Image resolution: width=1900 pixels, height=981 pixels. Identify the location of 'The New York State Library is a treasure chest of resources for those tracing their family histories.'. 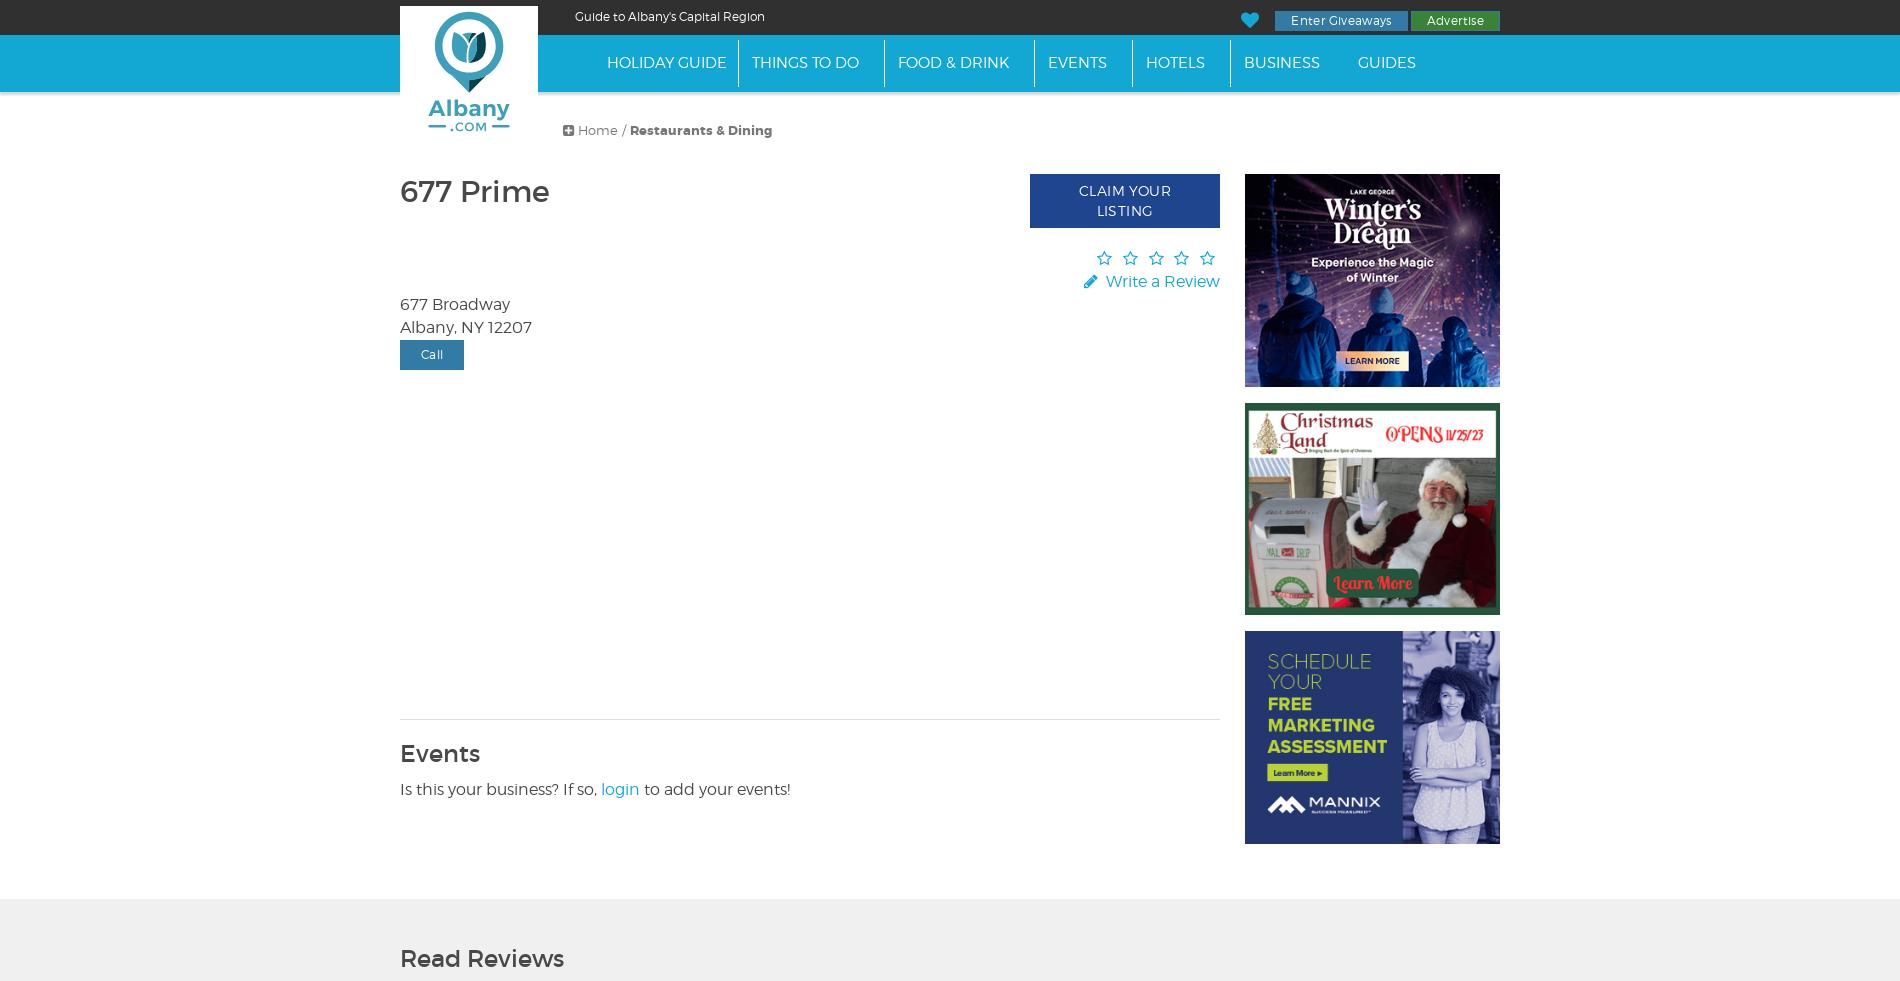
(657, 193).